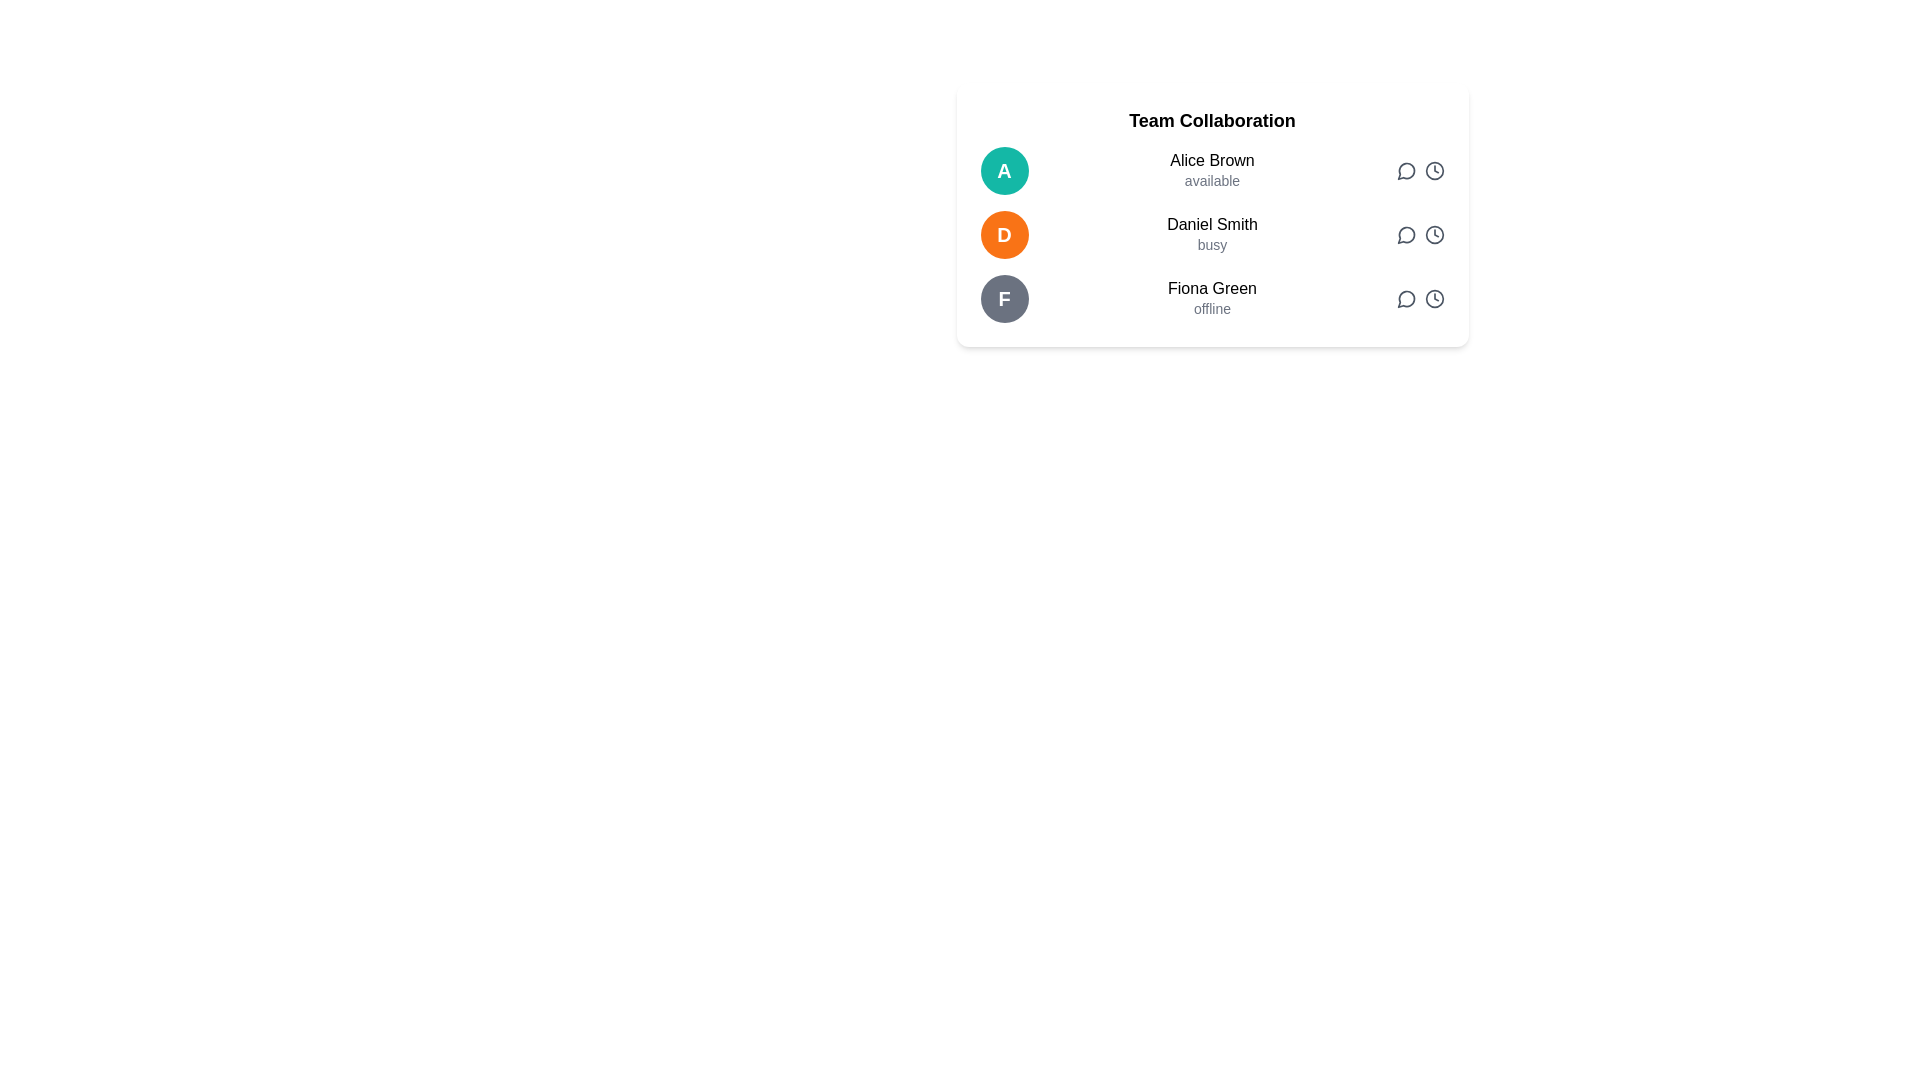 The width and height of the screenshot is (1920, 1080). I want to click on the Text Label that serves as the title or header for the card, located at the top of the white card interface with rounded corners, so click(1211, 120).